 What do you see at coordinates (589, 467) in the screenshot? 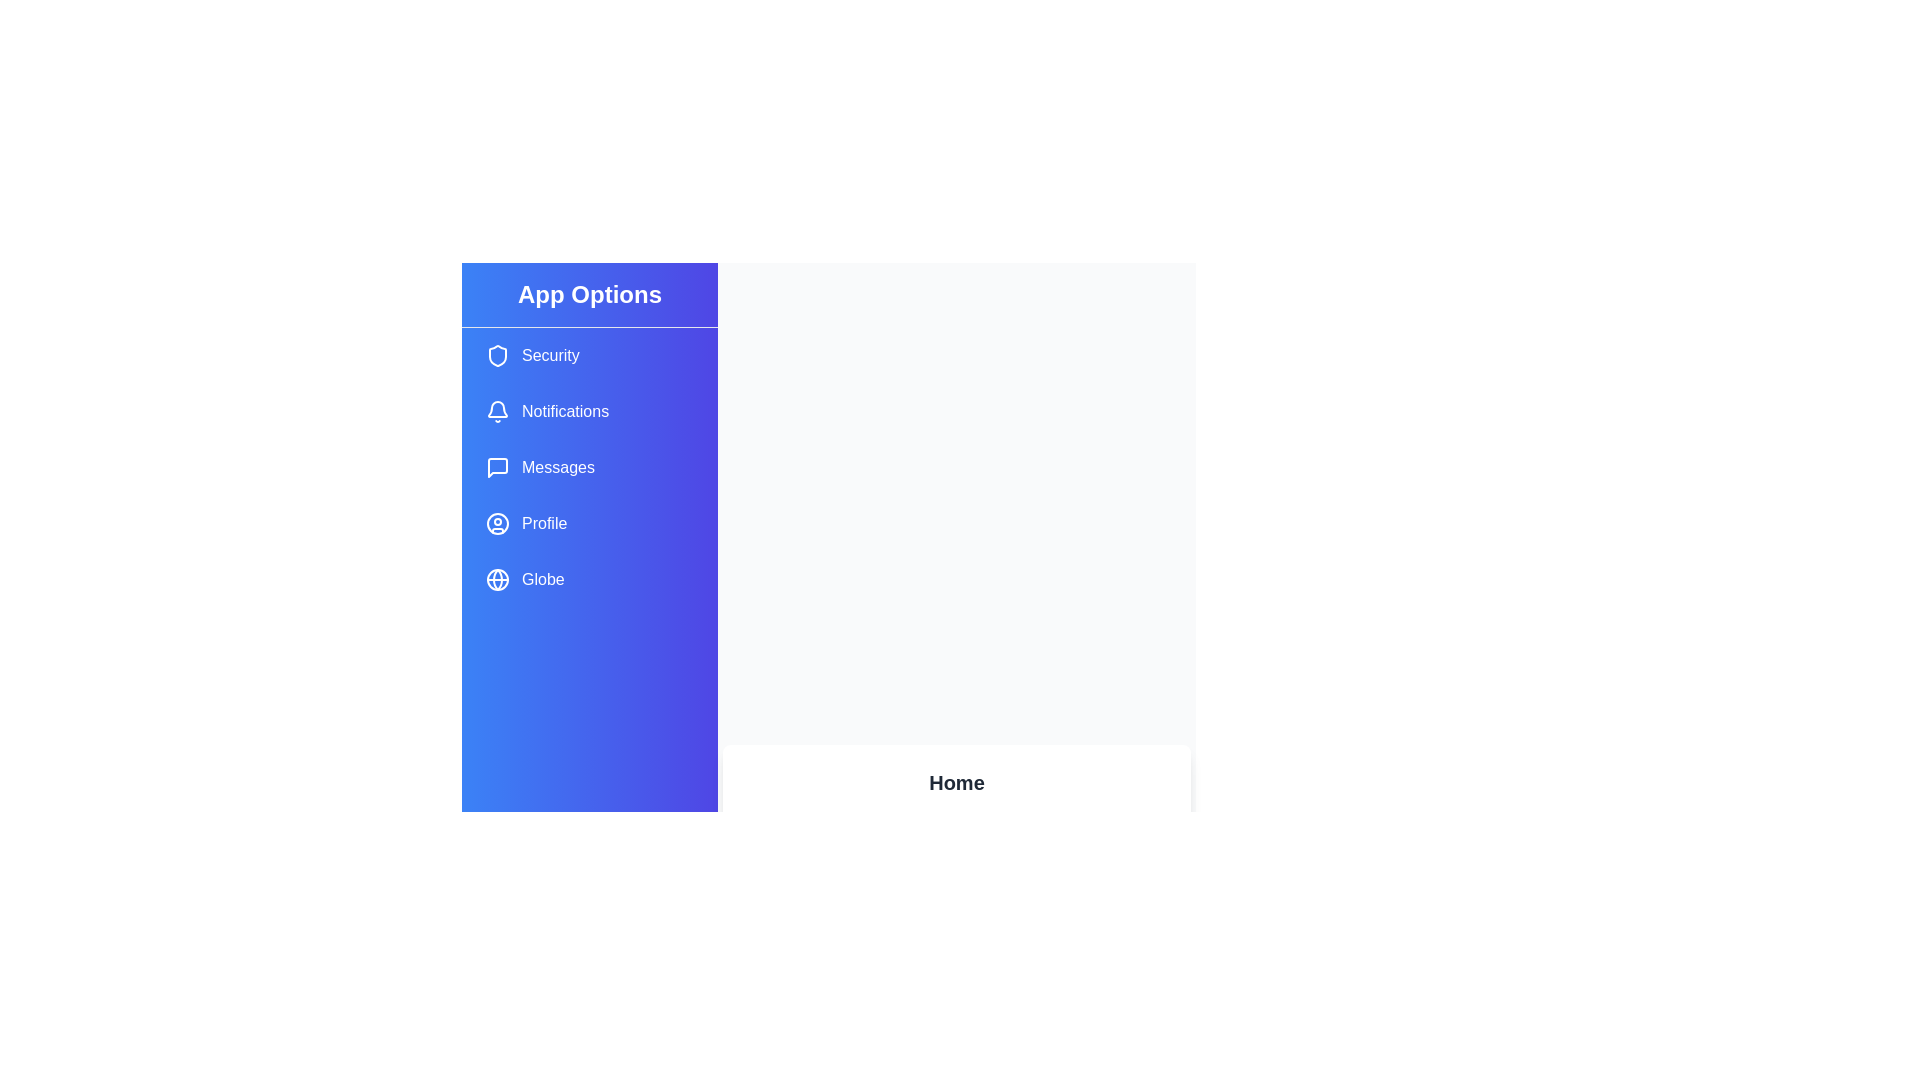
I see `the sidebar item corresponding to Messages` at bounding box center [589, 467].